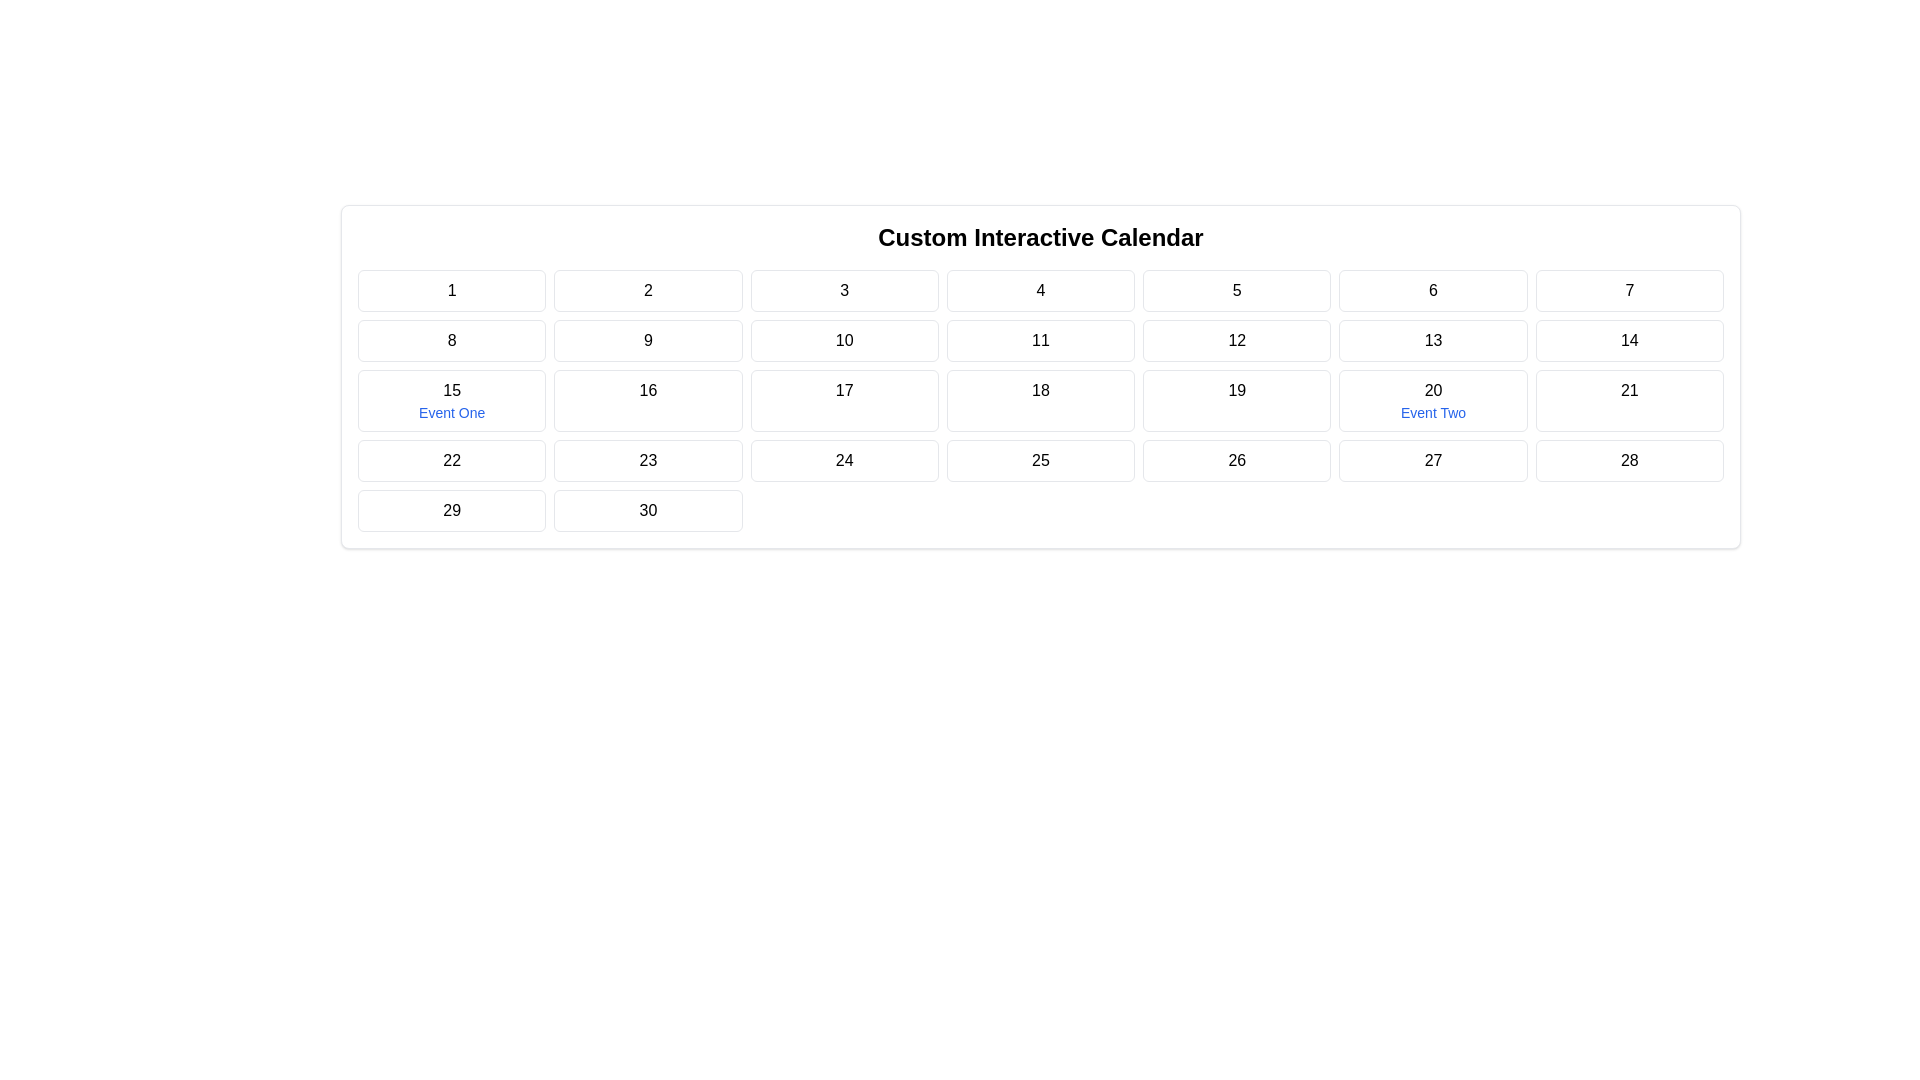 Image resolution: width=1920 pixels, height=1080 pixels. Describe the element at coordinates (451, 411) in the screenshot. I see `the text label that displays 'Event One', which is centered below the number '15' within a calendar cell` at that location.